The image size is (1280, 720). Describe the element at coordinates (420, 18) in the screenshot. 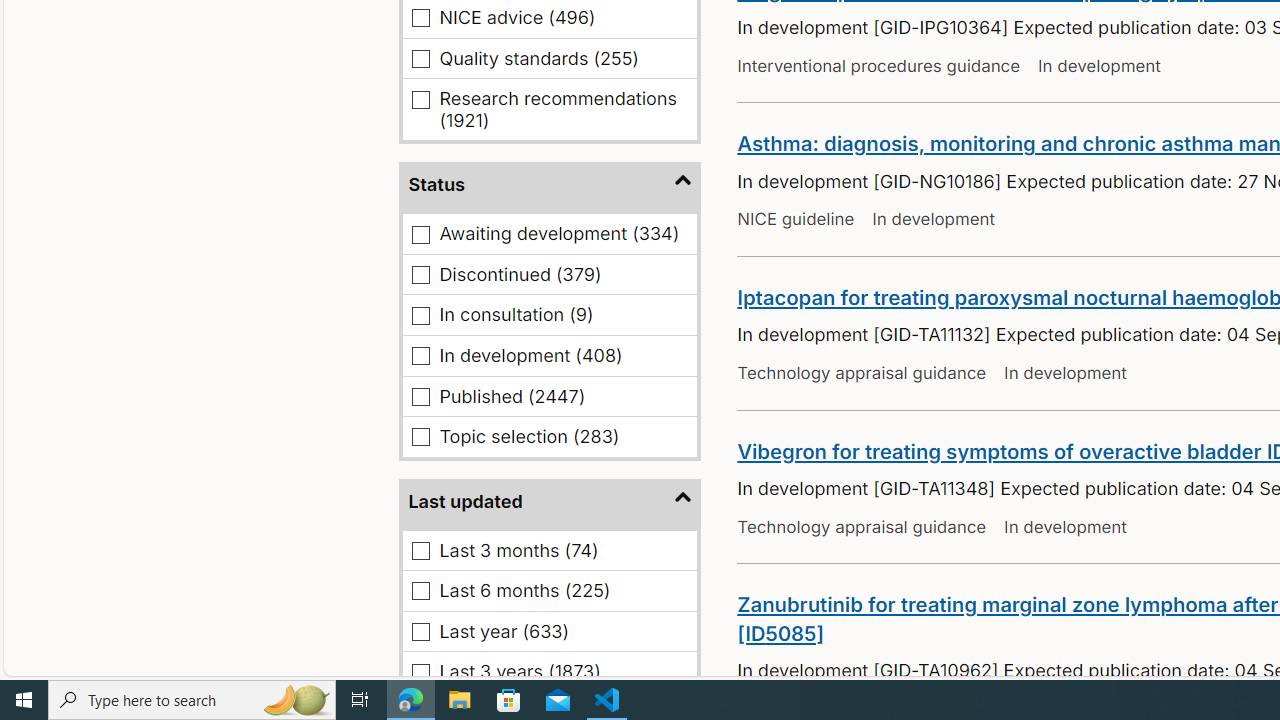

I see `'NICE advice (496)'` at that location.